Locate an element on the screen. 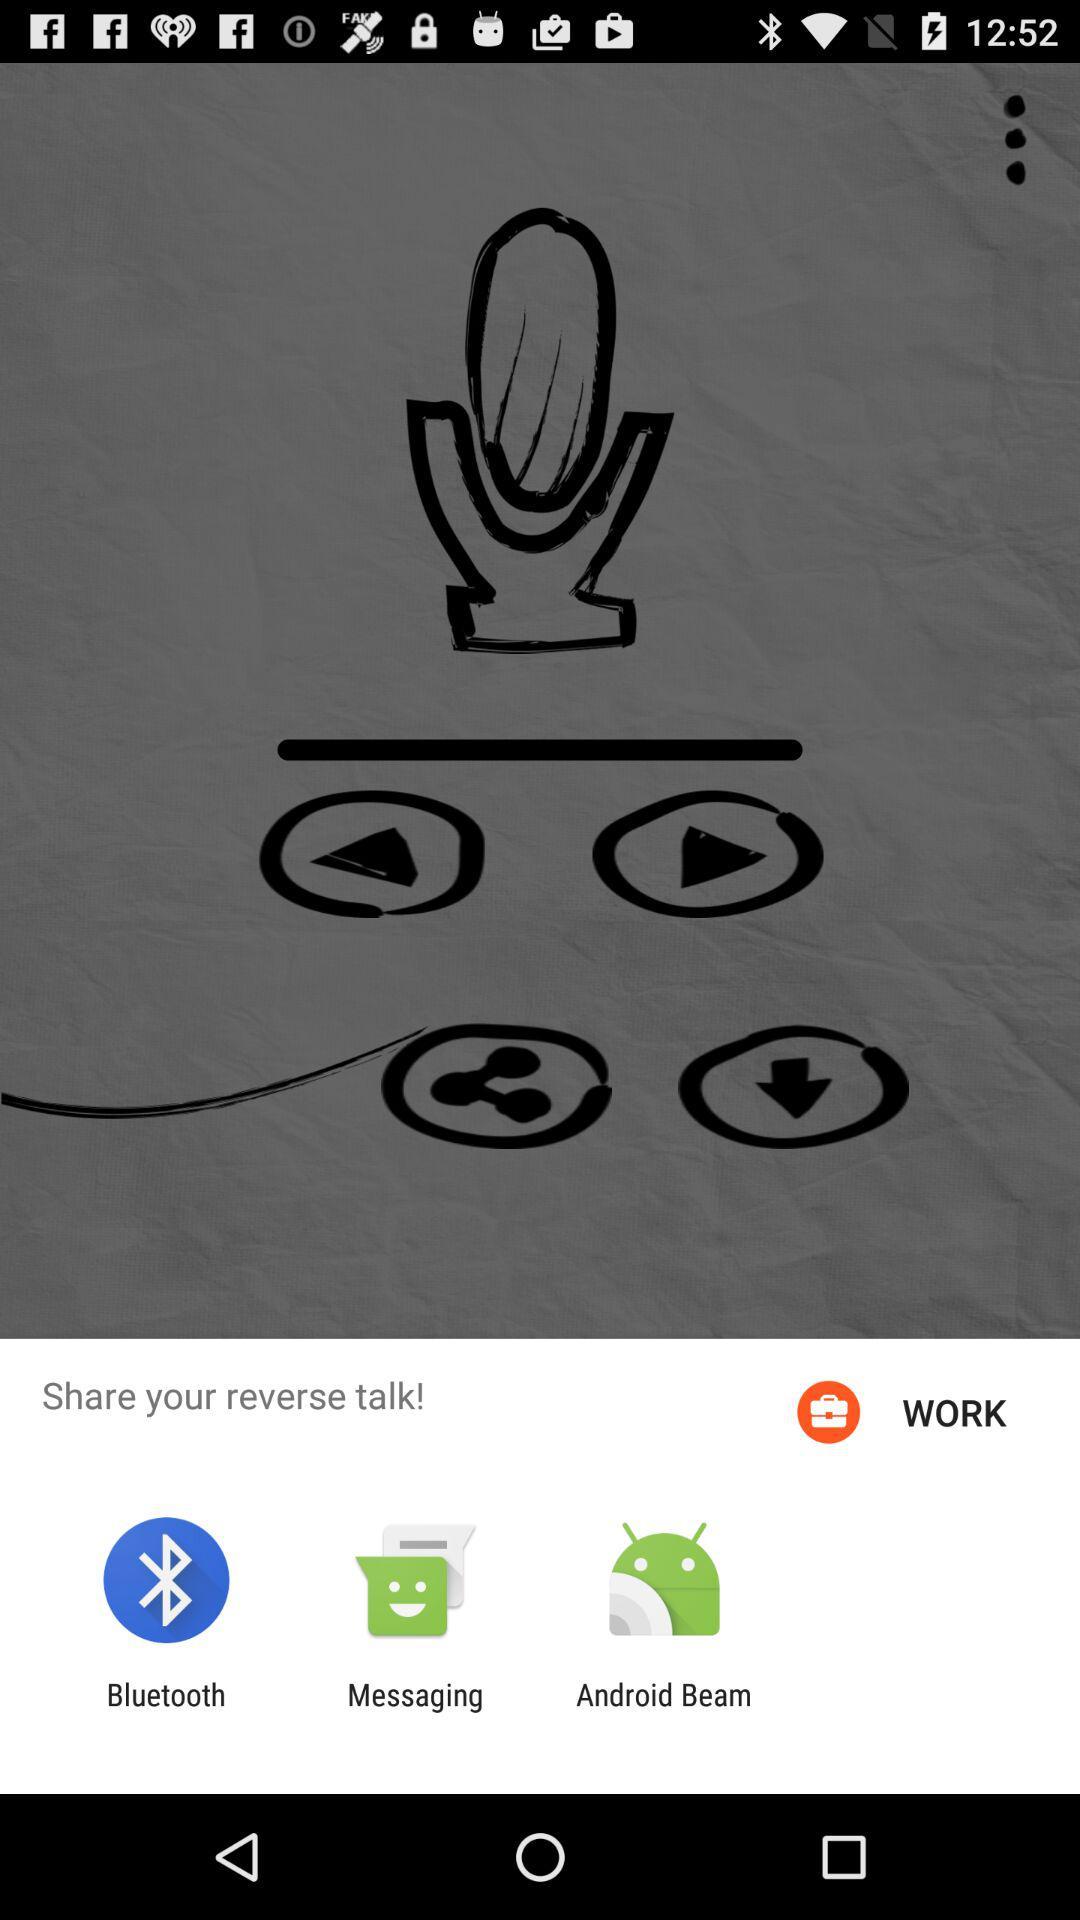 Image resolution: width=1080 pixels, height=1920 pixels. icon next to the messaging icon is located at coordinates (664, 1711).